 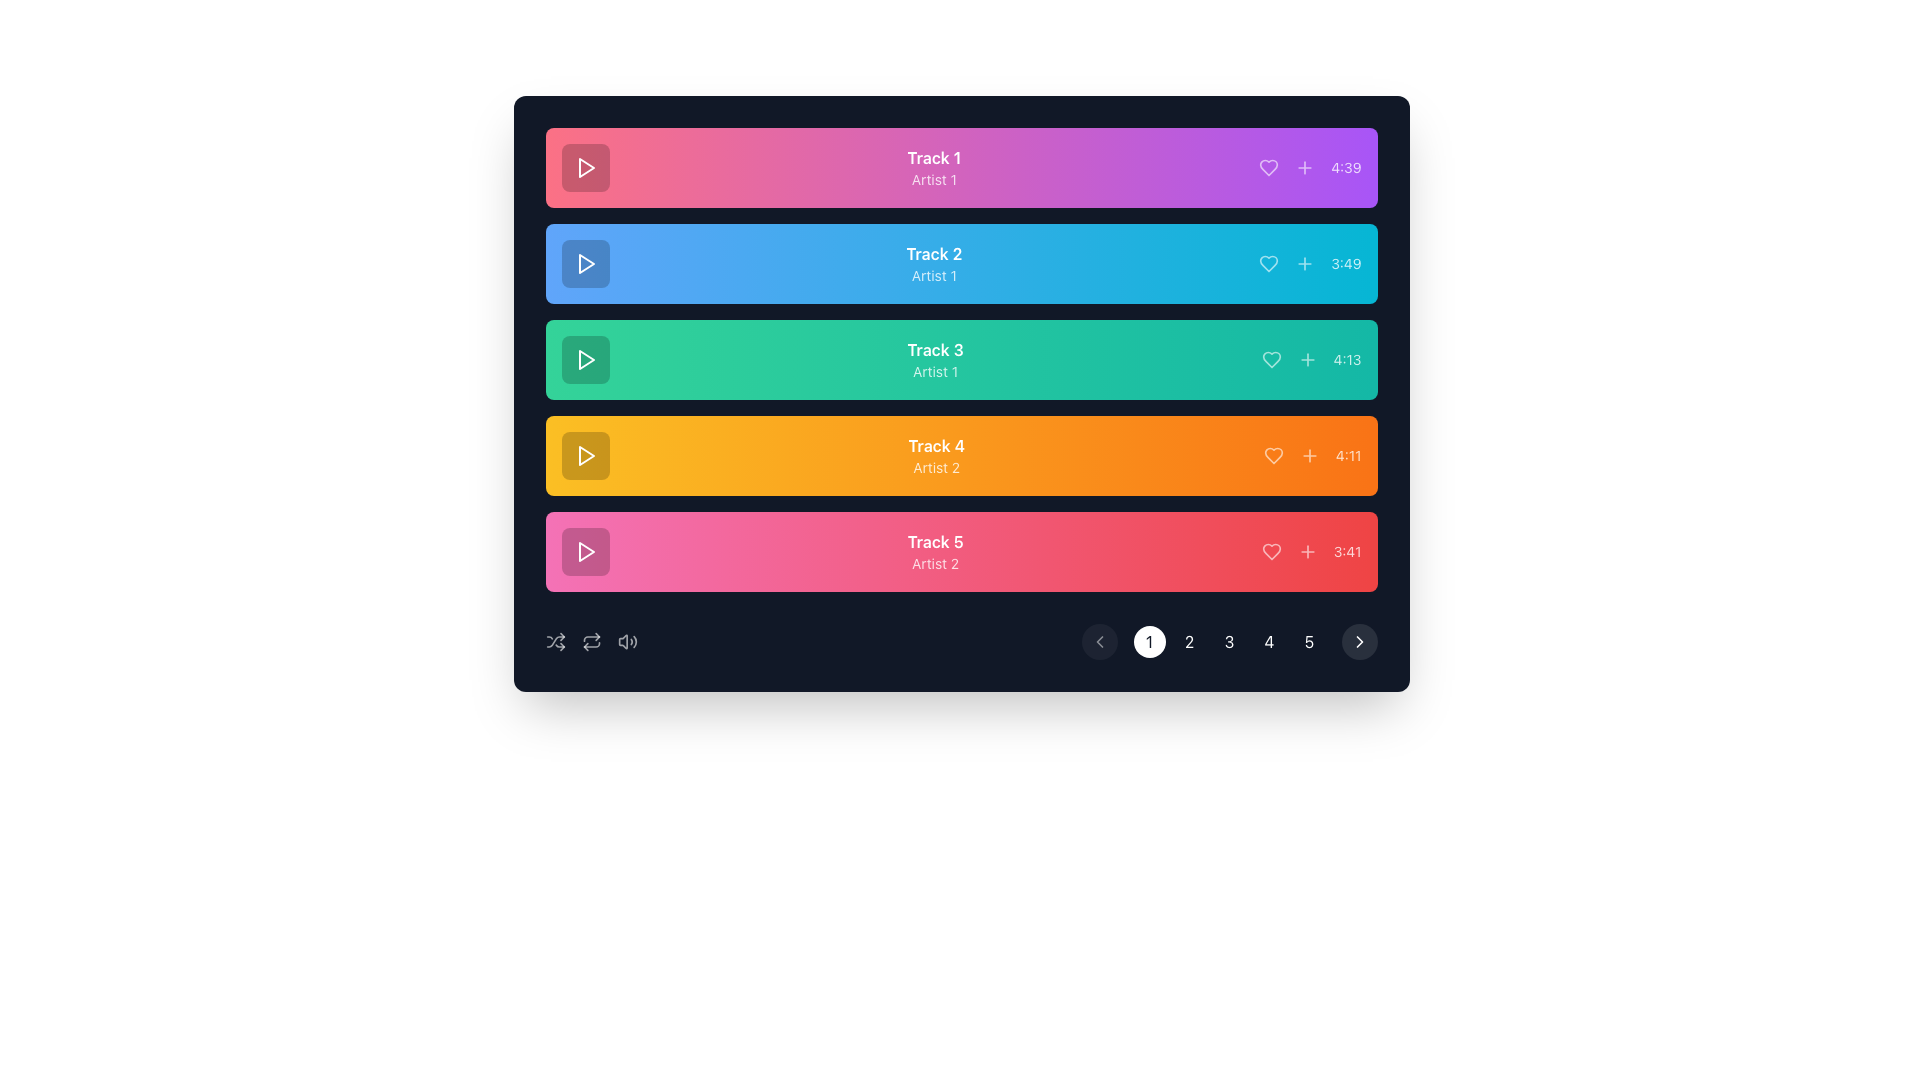 What do you see at coordinates (1272, 455) in the screenshot?
I see `the 'like' or 'favorite' icon located in the fourth orange song list item, positioned immediately before the '+' button and after the song duration, to mark the track as favorite` at bounding box center [1272, 455].